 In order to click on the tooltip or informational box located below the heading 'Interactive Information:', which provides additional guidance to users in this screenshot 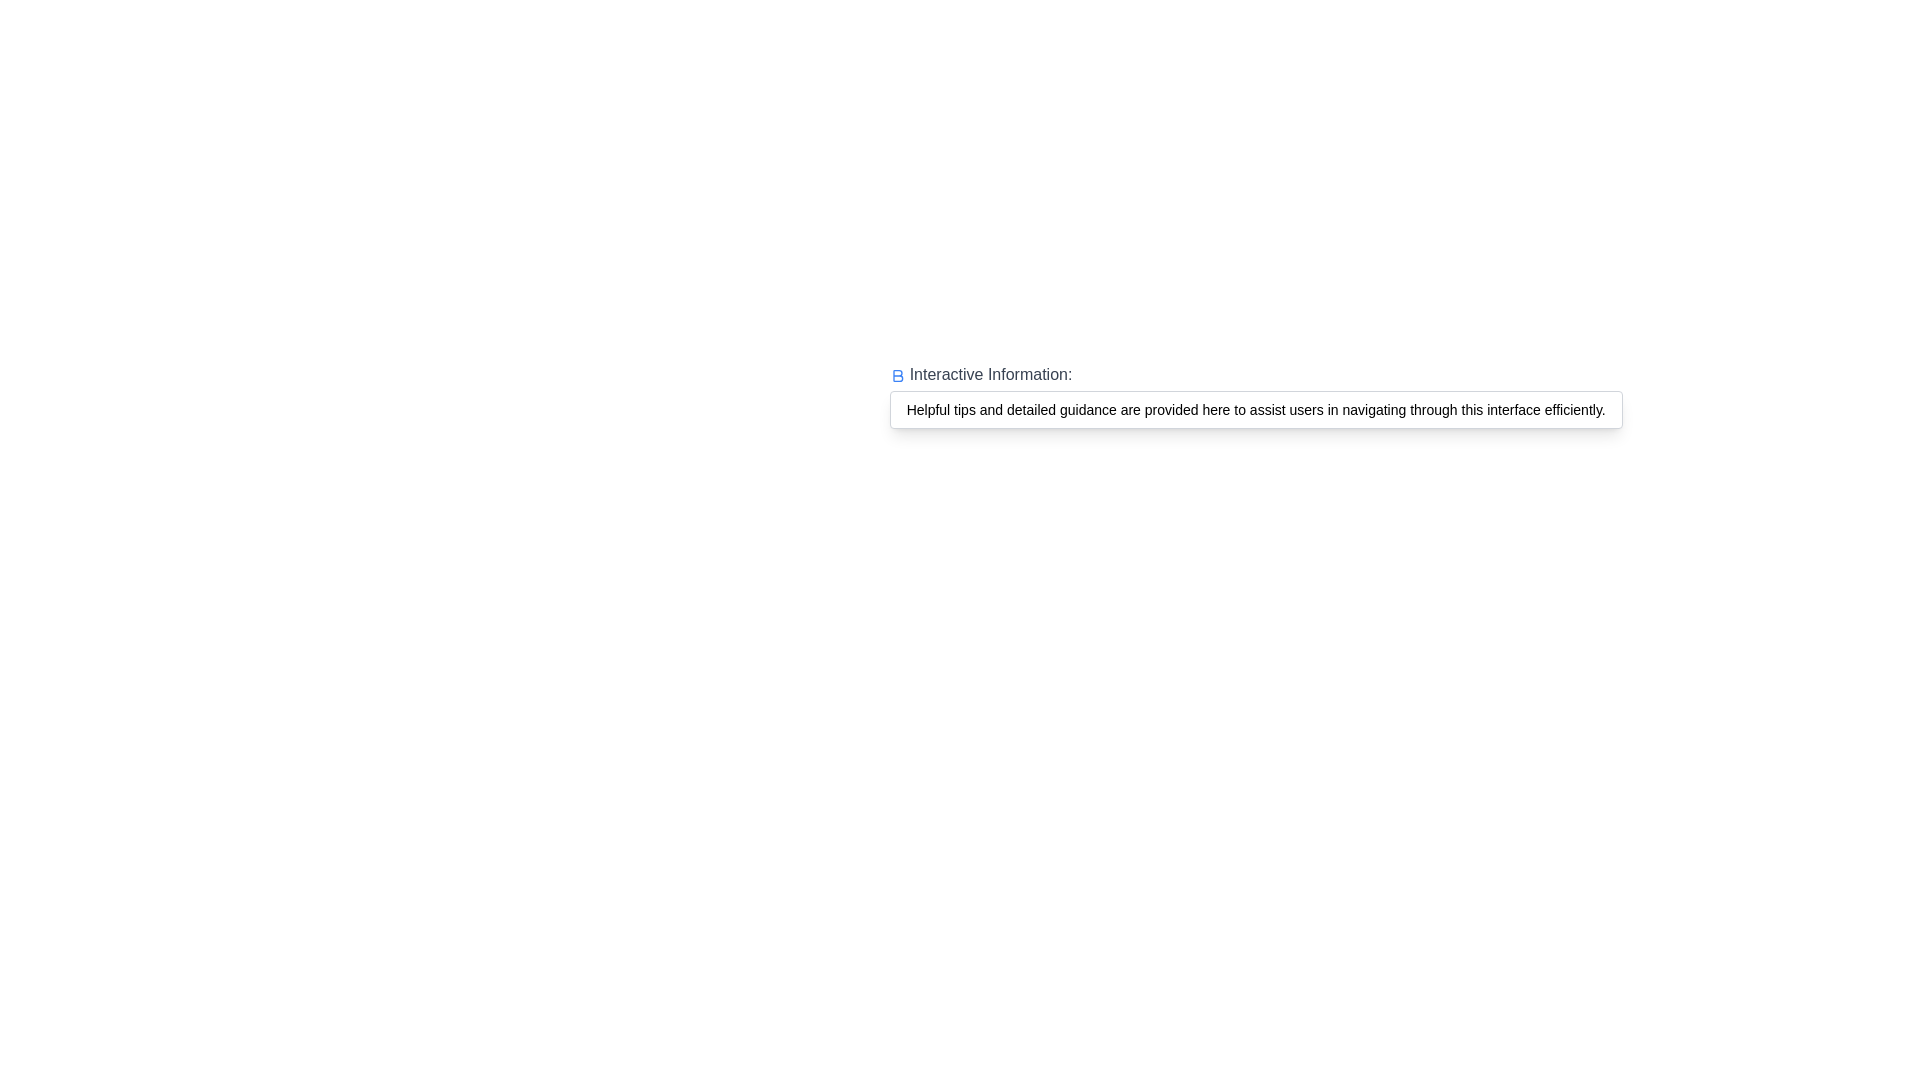, I will do `click(1255, 408)`.